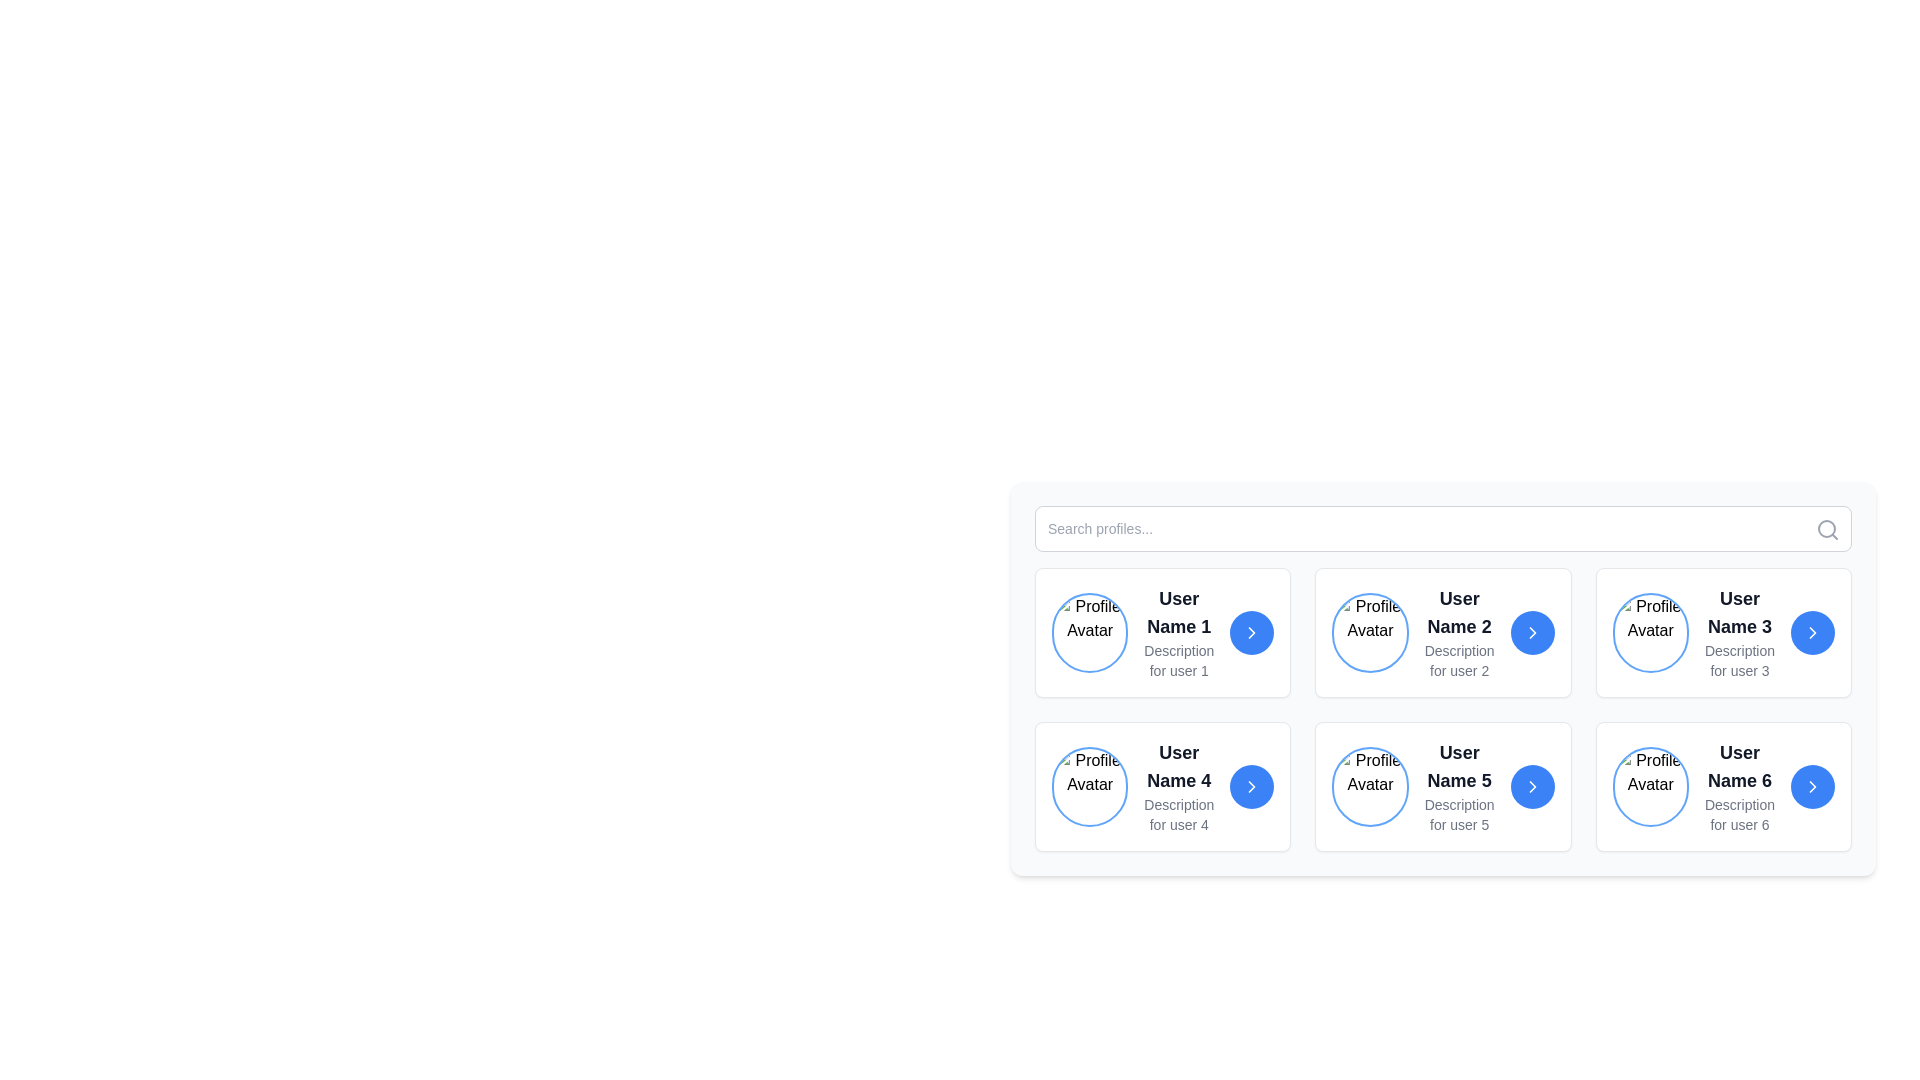 The width and height of the screenshot is (1920, 1080). Describe the element at coordinates (1738, 612) in the screenshot. I see `user name displayed as a title or header in the top part of the user profile segment located in the rightmost column of the grid layout` at that location.